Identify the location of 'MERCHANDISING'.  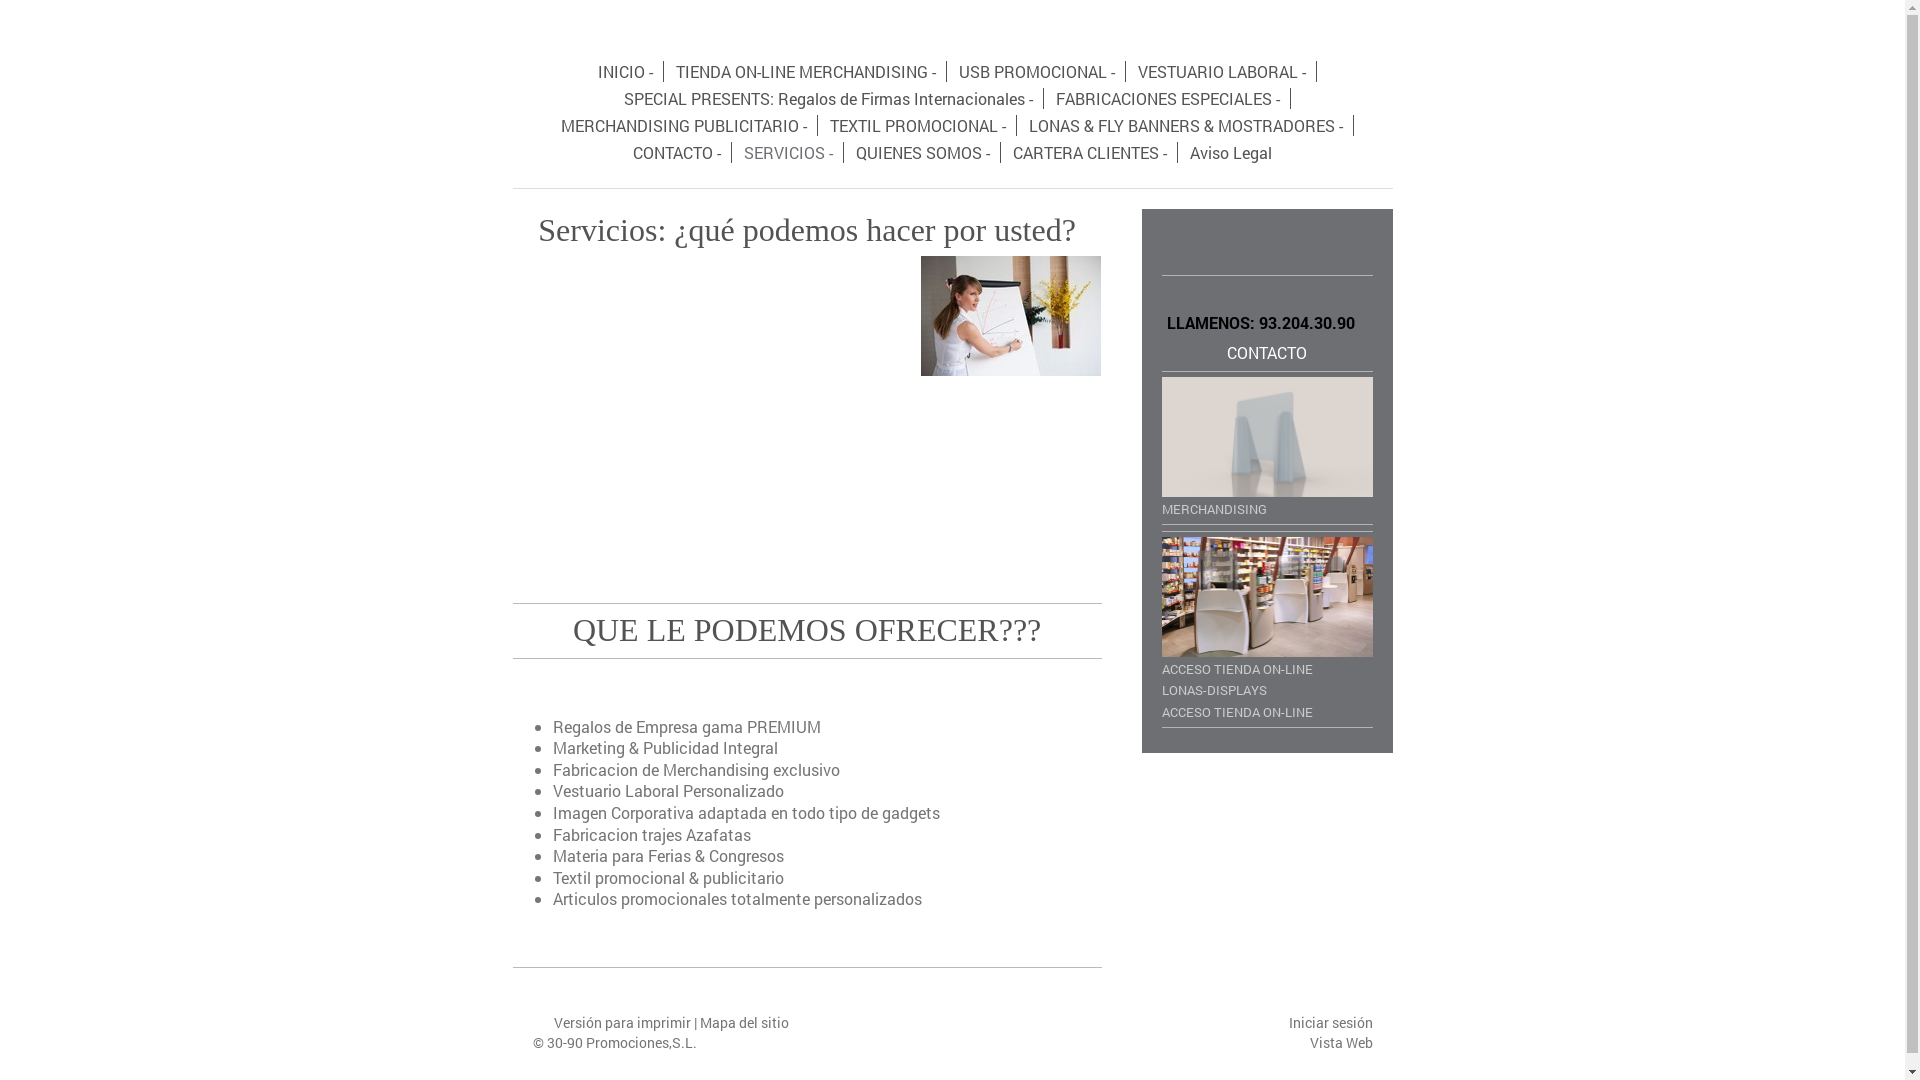
(1266, 446).